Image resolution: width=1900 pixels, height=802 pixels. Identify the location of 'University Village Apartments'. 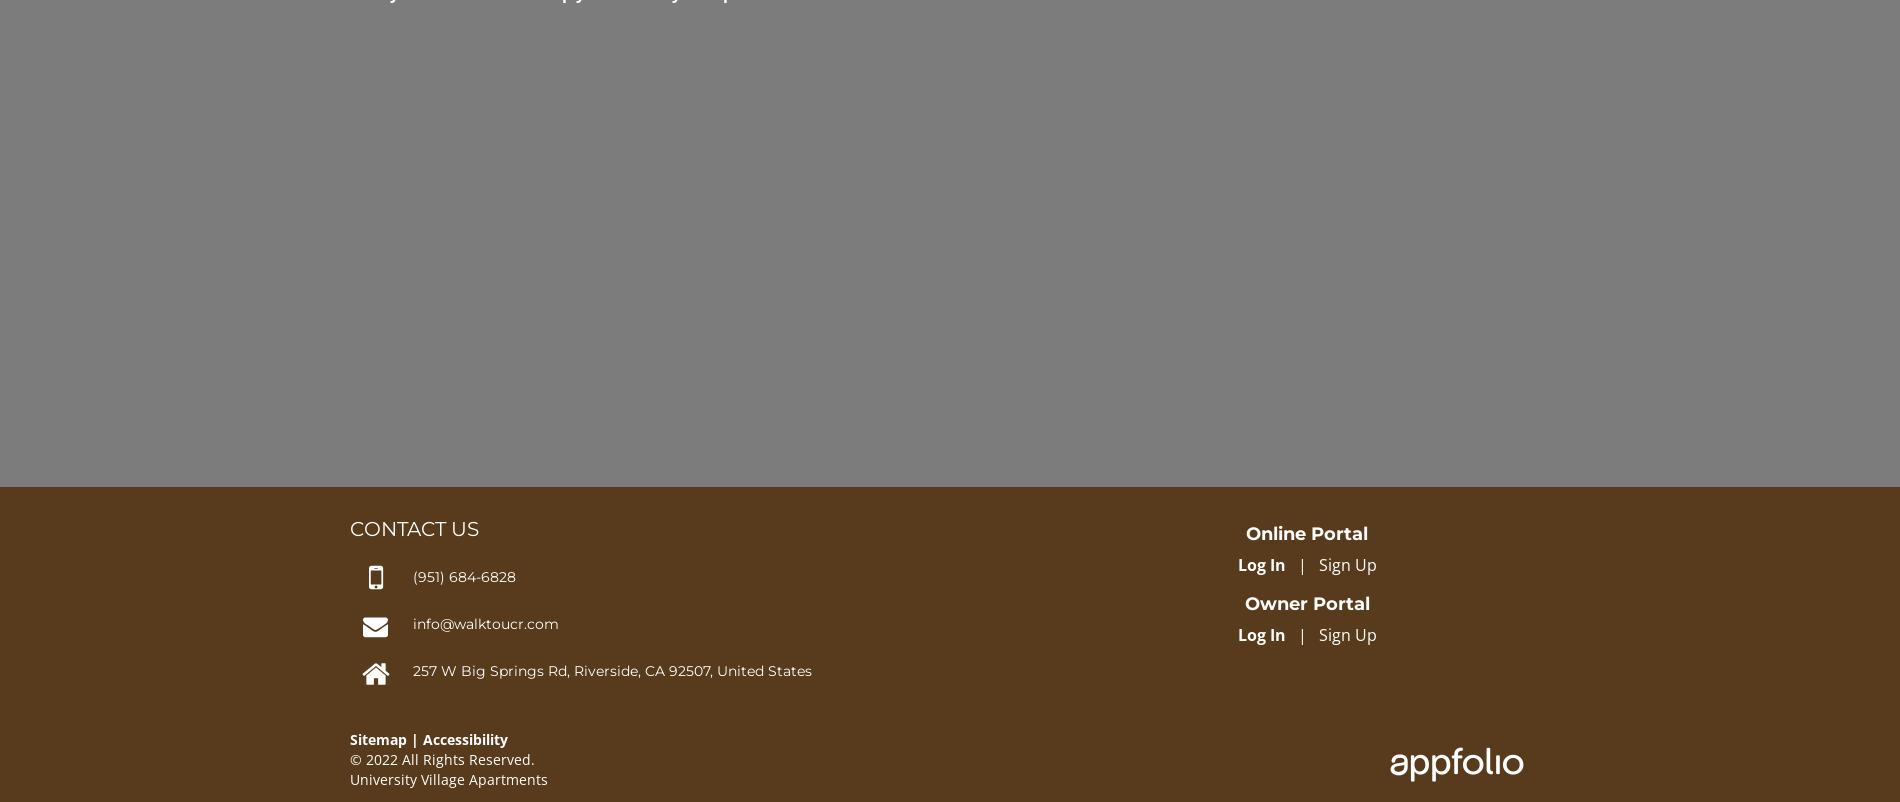
(348, 778).